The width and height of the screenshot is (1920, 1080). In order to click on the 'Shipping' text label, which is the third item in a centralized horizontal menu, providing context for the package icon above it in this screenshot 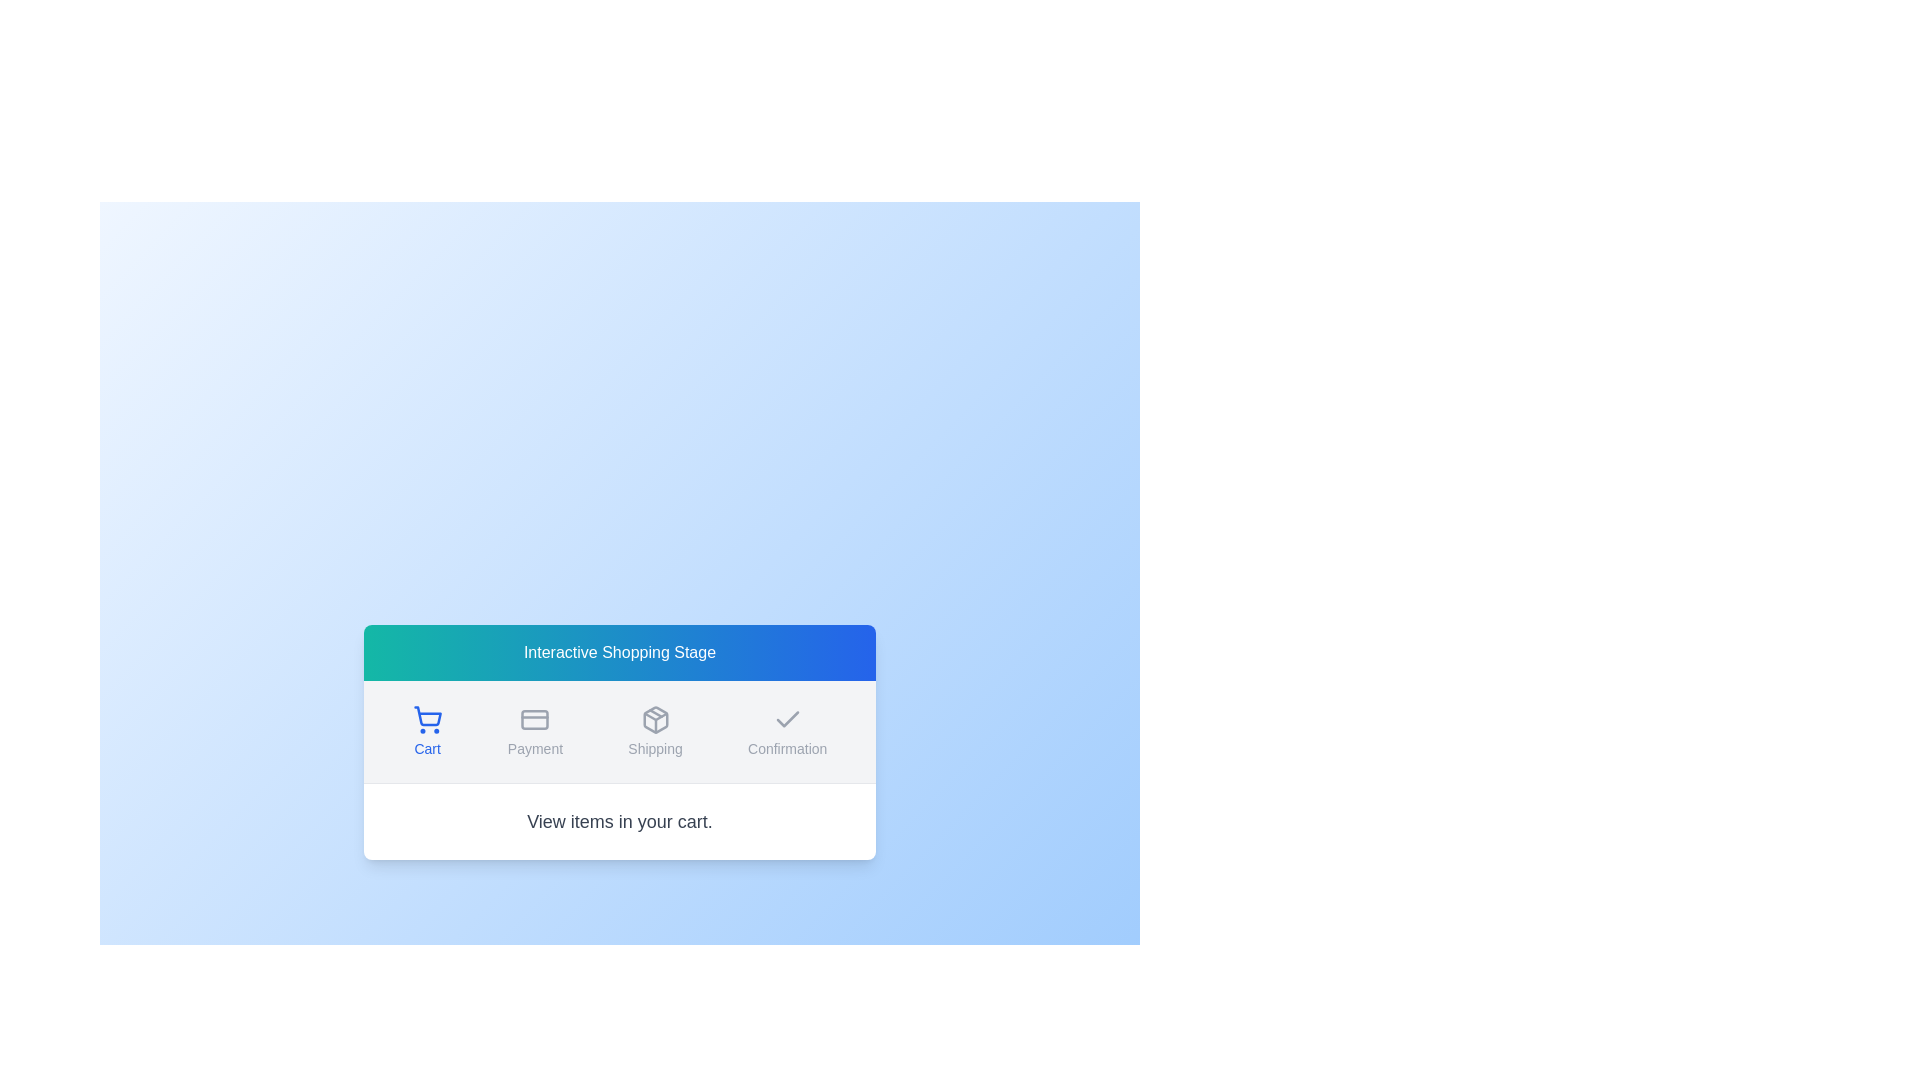, I will do `click(655, 748)`.